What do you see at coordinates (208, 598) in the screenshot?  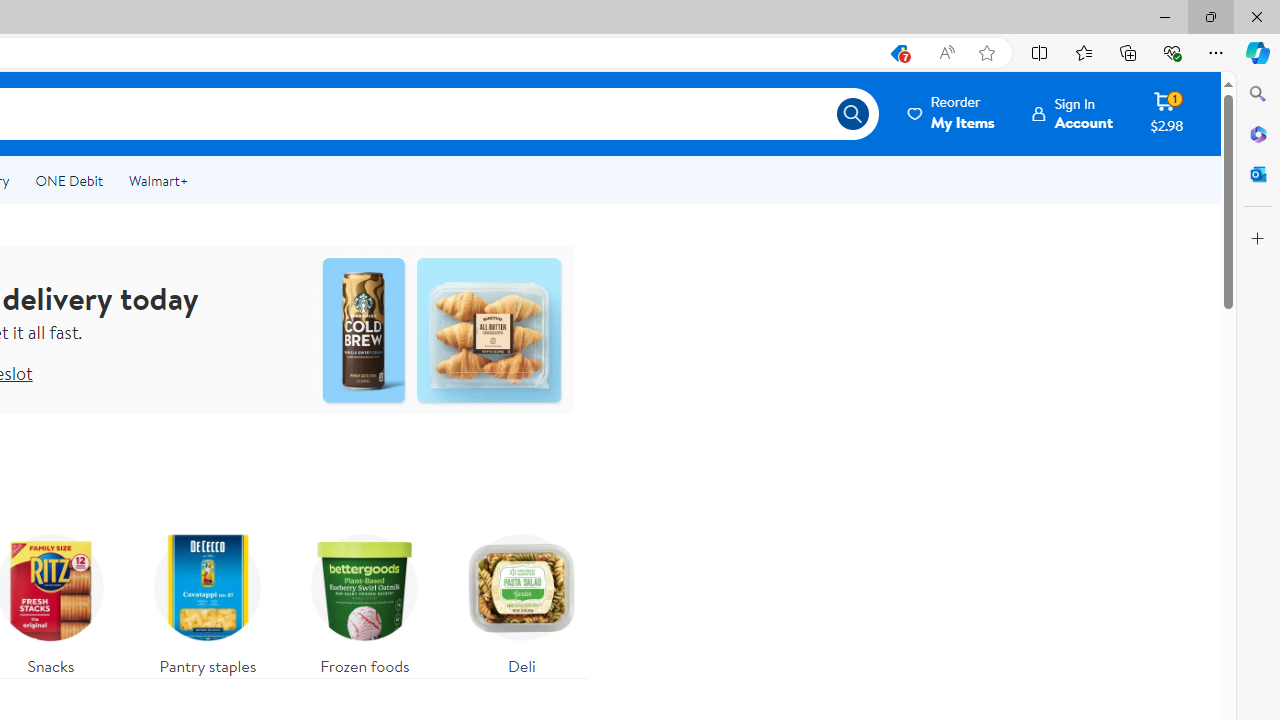 I see `'Pantry staples'` at bounding box center [208, 598].